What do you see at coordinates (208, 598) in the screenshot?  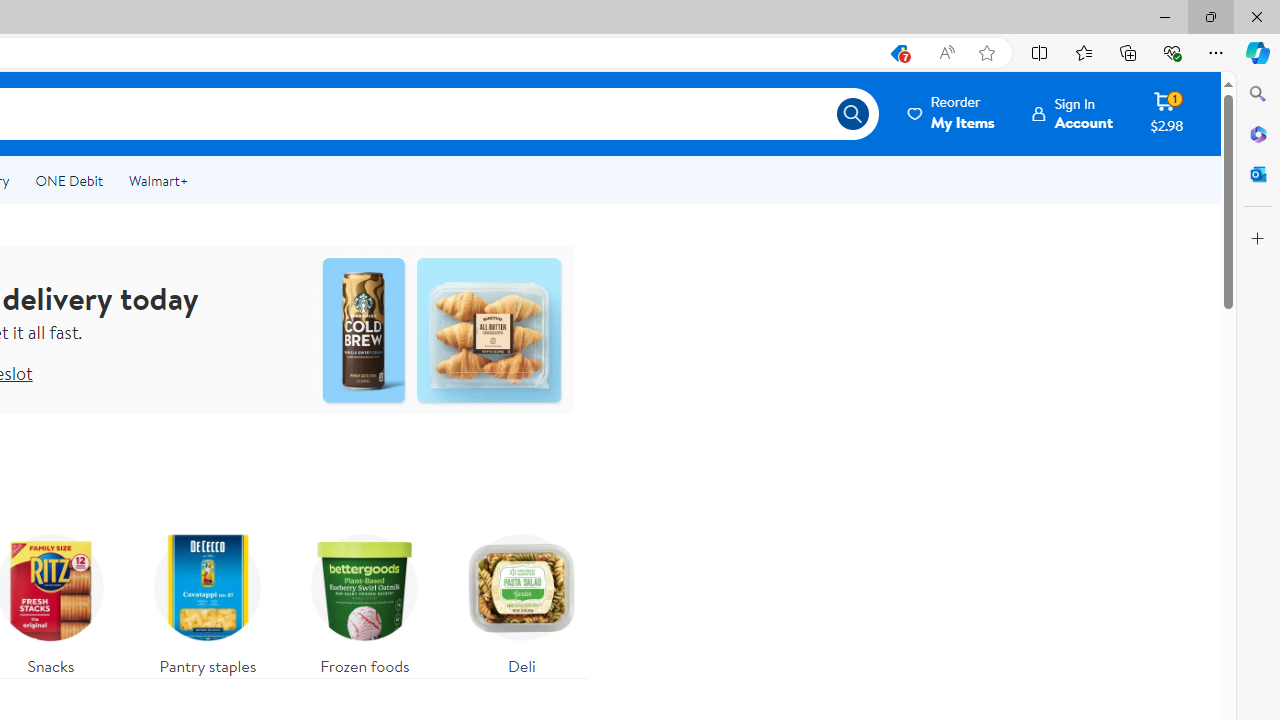 I see `'Pantry staples'` at bounding box center [208, 598].